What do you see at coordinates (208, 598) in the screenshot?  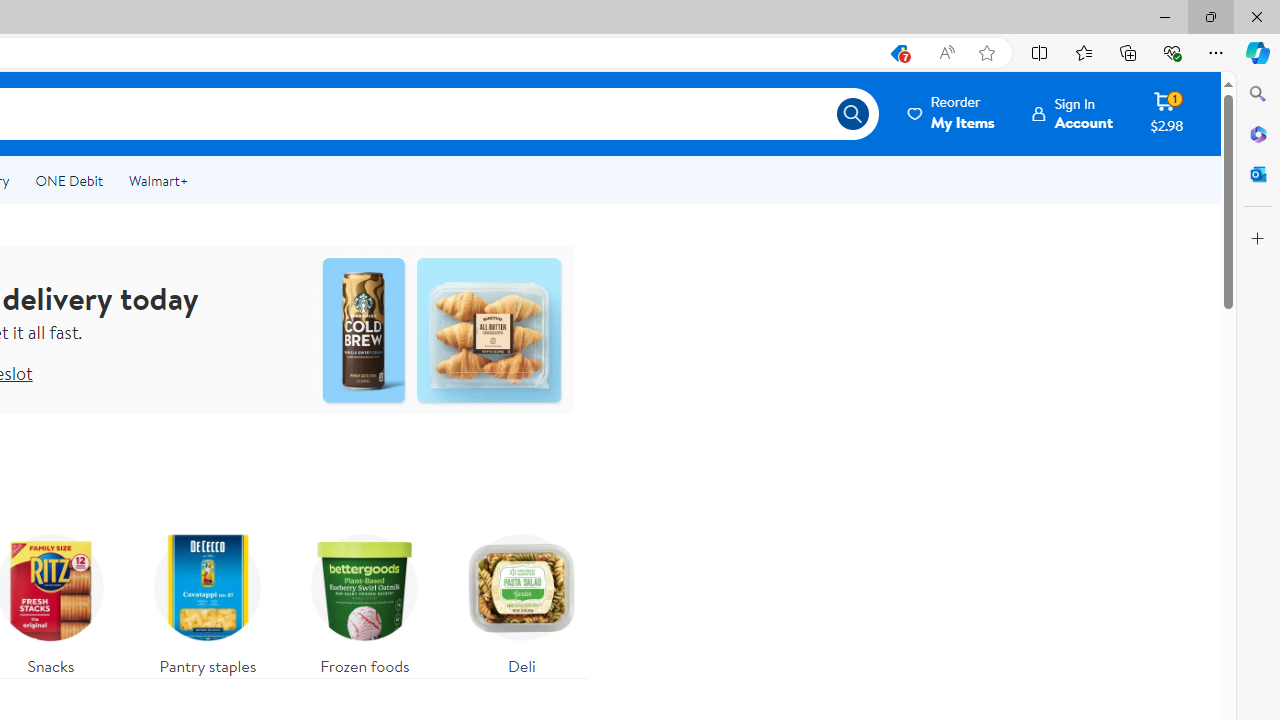 I see `'Pantry staples'` at bounding box center [208, 598].